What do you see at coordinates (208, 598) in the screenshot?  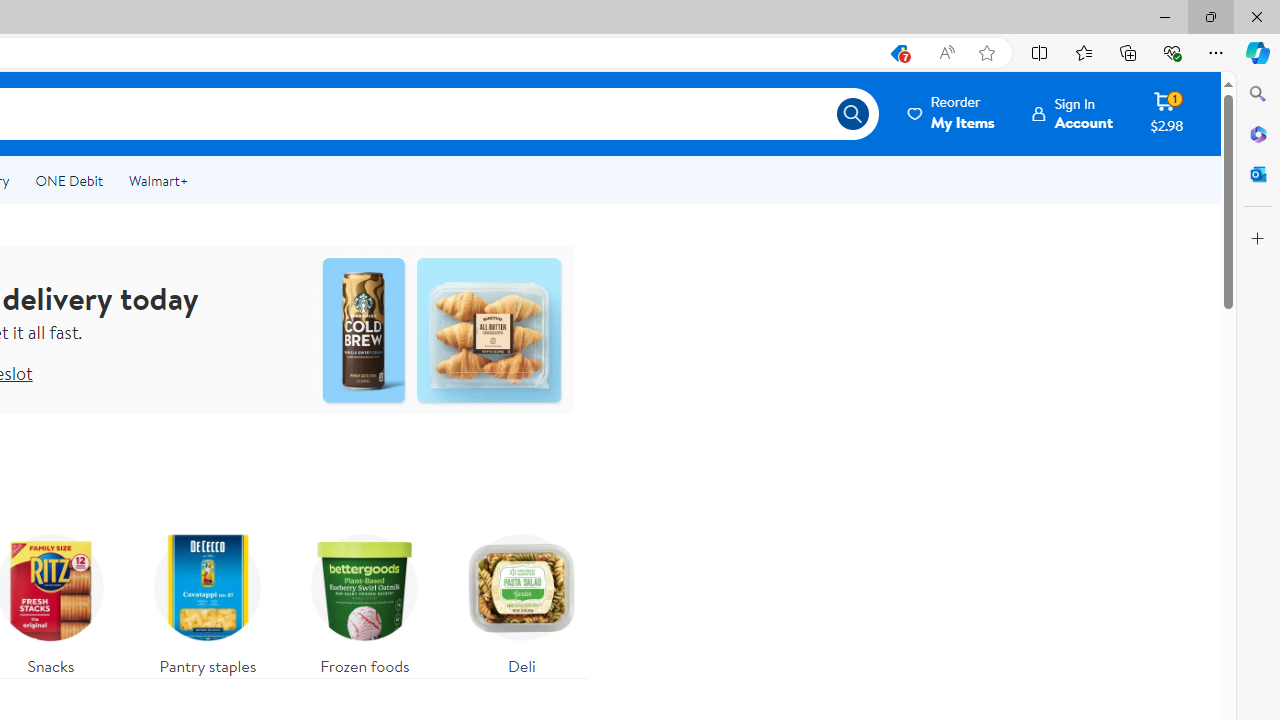 I see `'Pantry staples'` at bounding box center [208, 598].